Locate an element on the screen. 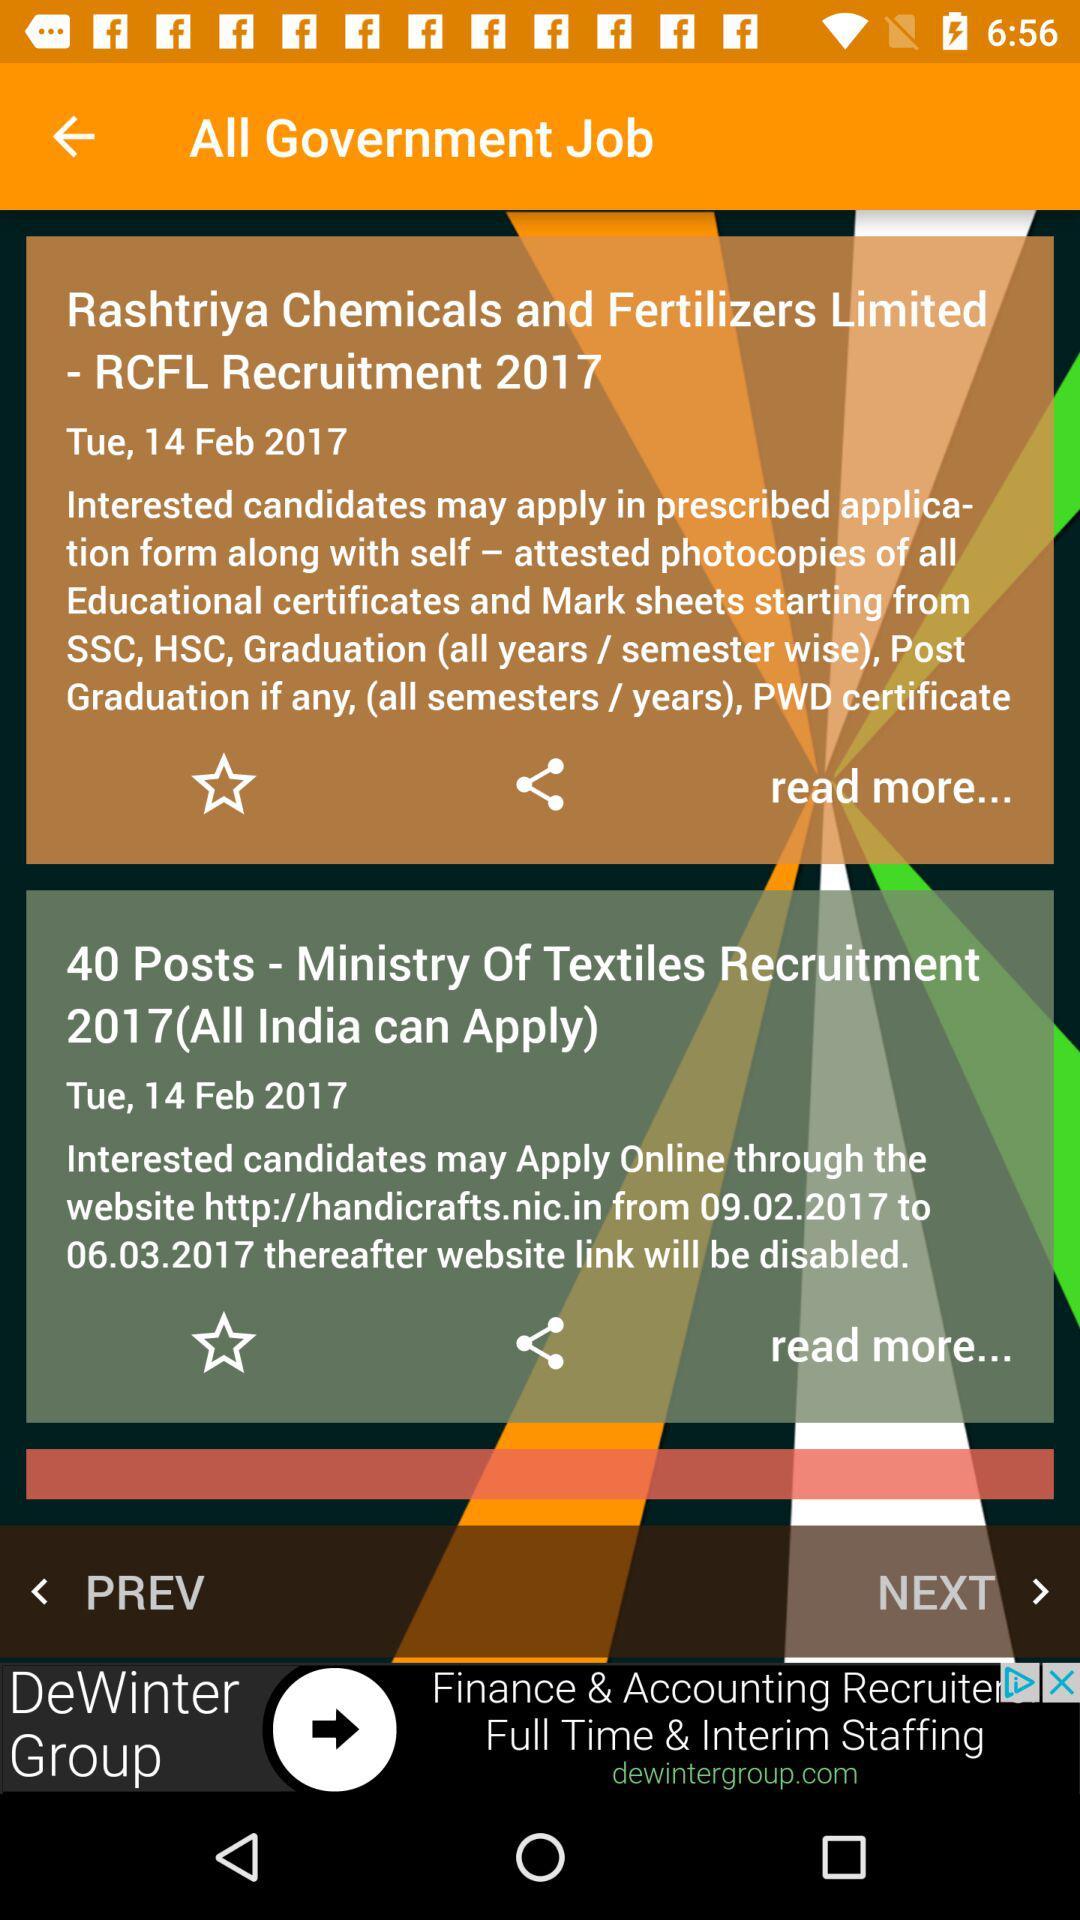 The height and width of the screenshot is (1920, 1080). share is located at coordinates (538, 1343).